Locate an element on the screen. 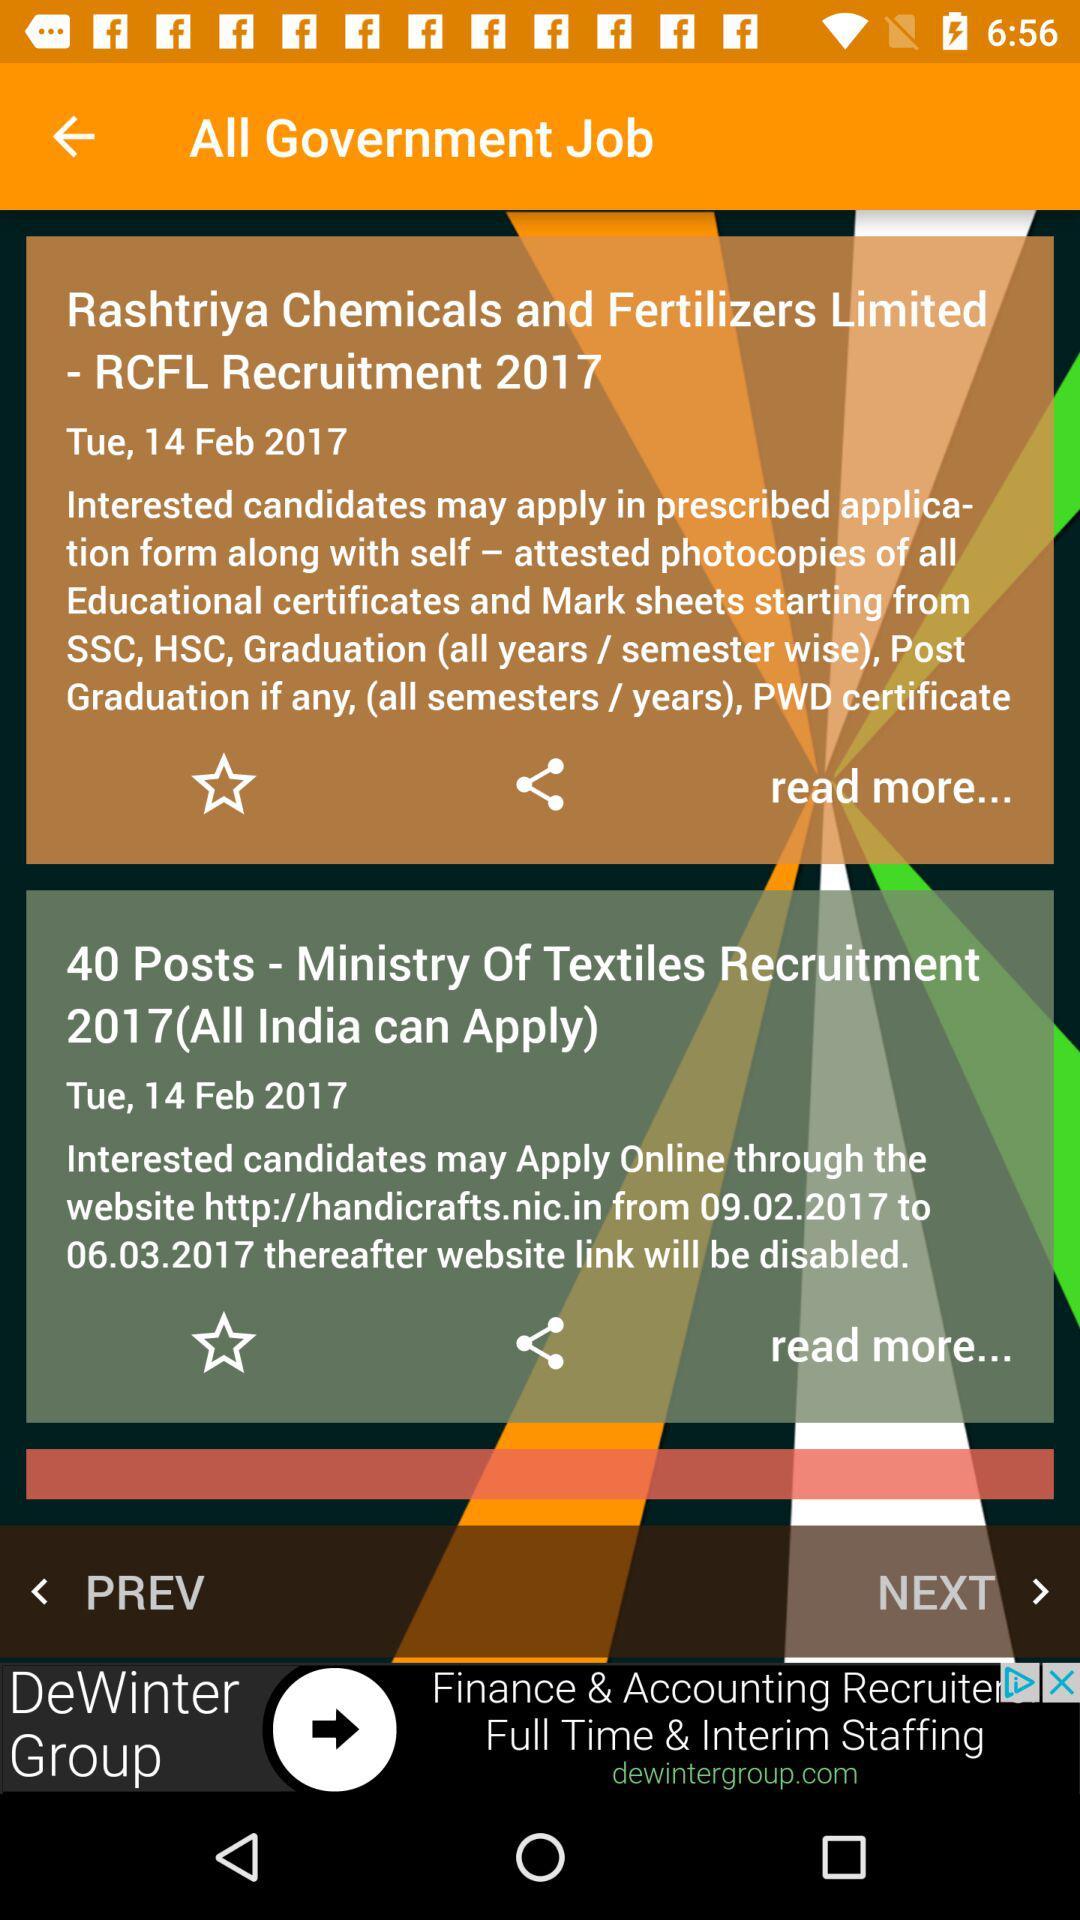 The height and width of the screenshot is (1920, 1080). share is located at coordinates (538, 1343).